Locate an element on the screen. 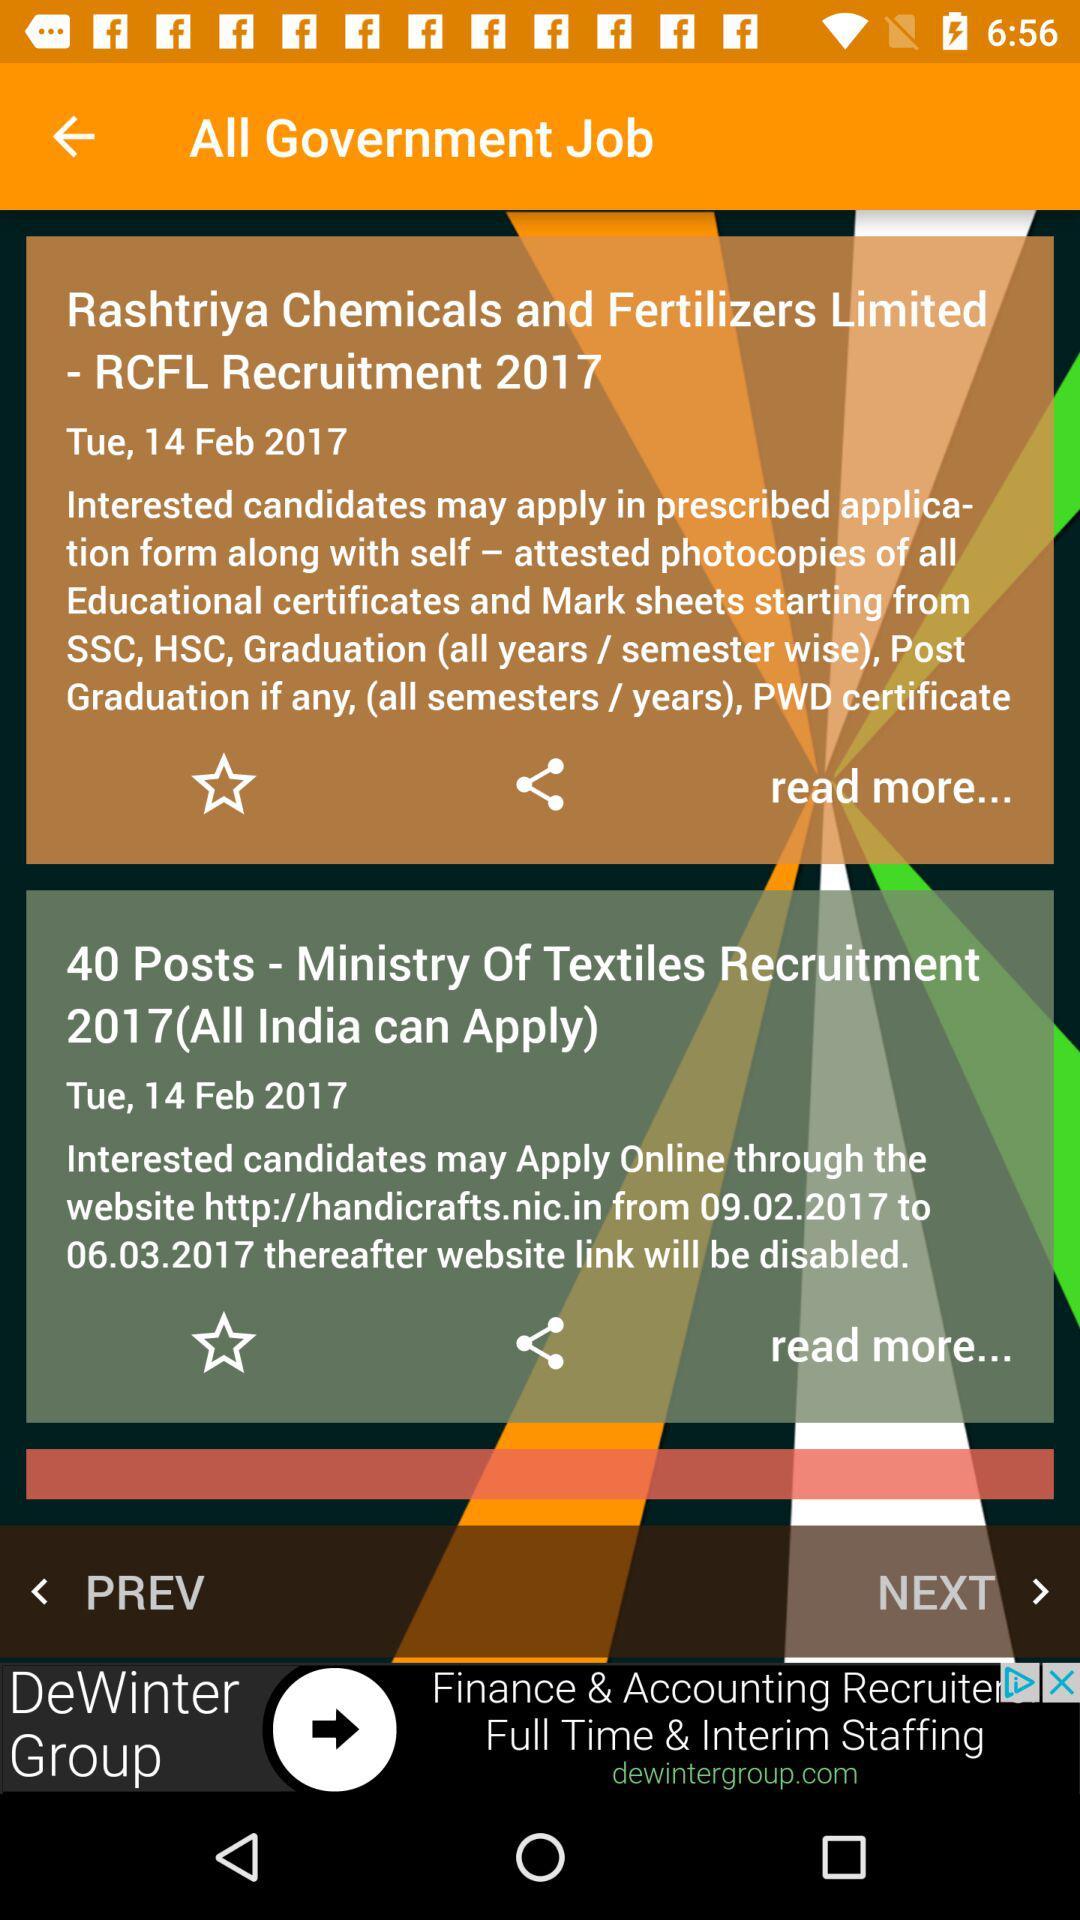 The height and width of the screenshot is (1920, 1080). share is located at coordinates (538, 1343).